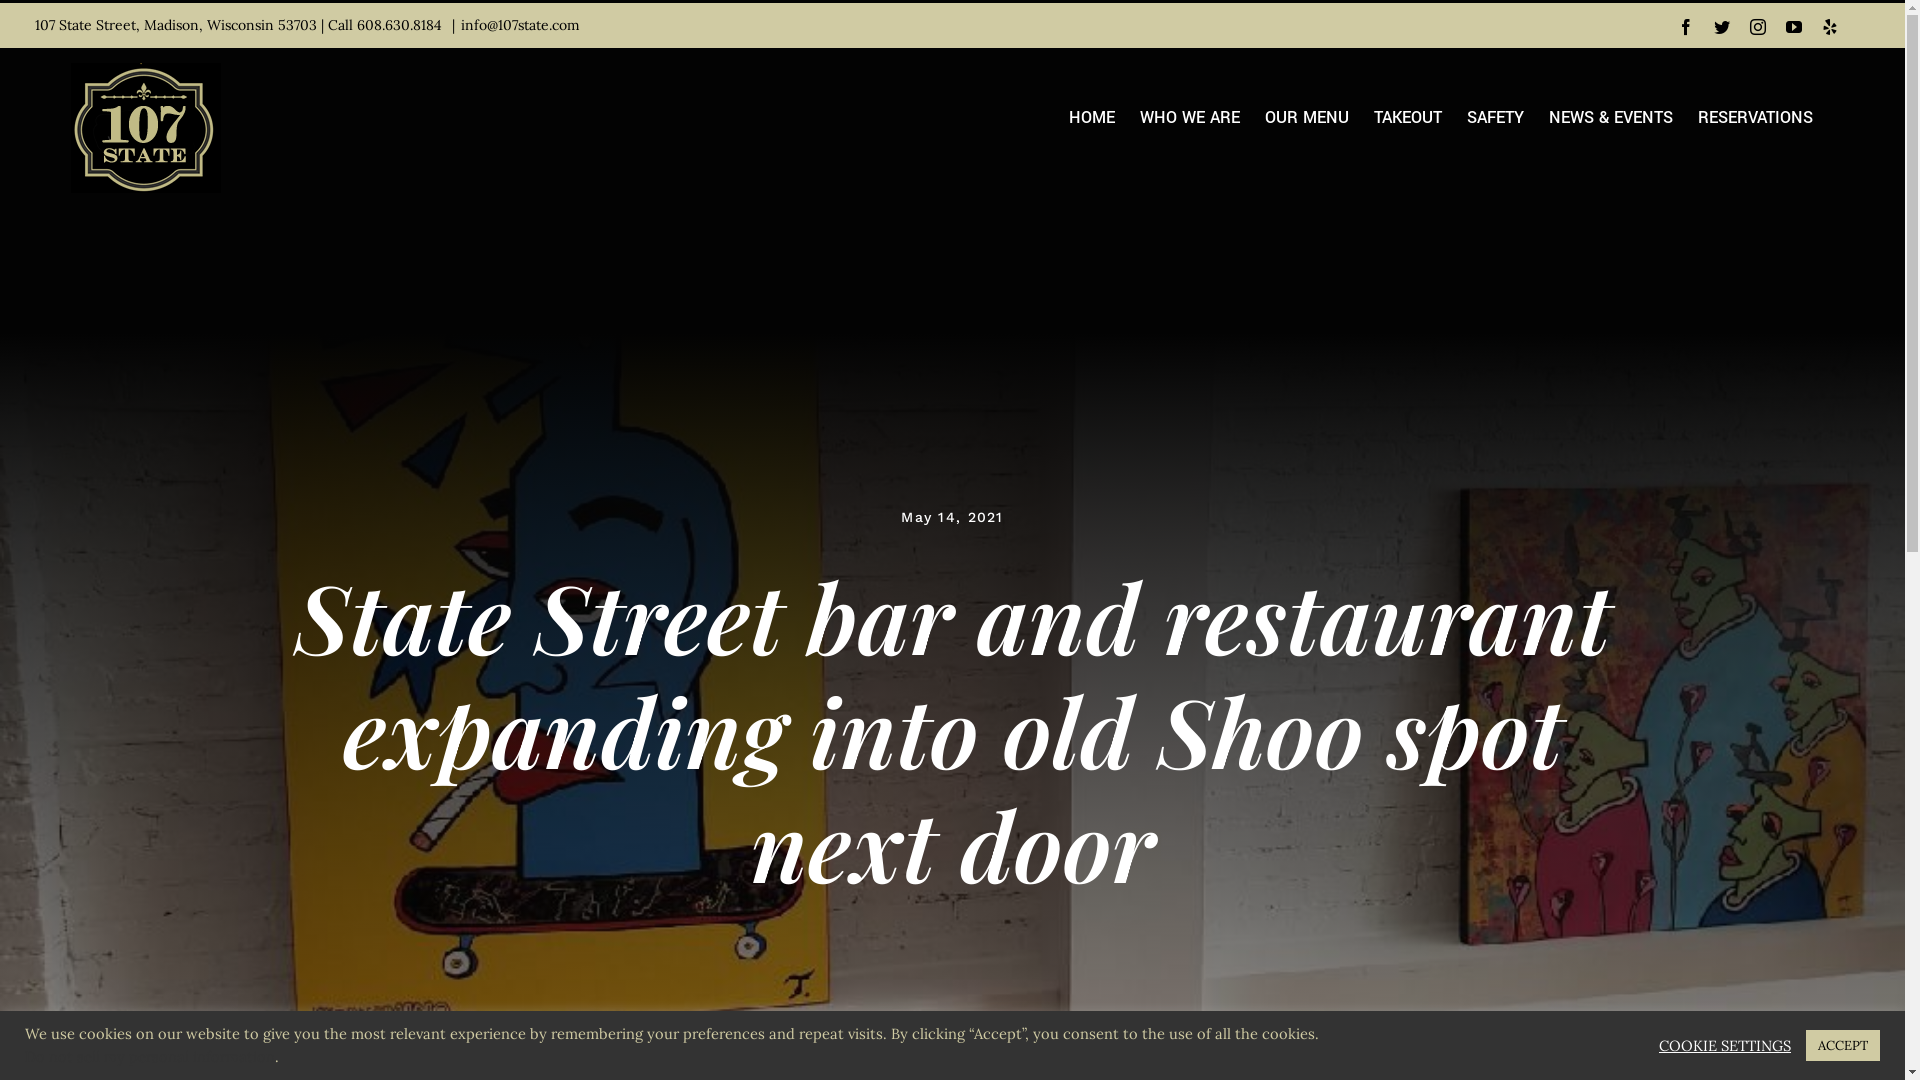  I want to click on 'HOME', so click(1090, 118).